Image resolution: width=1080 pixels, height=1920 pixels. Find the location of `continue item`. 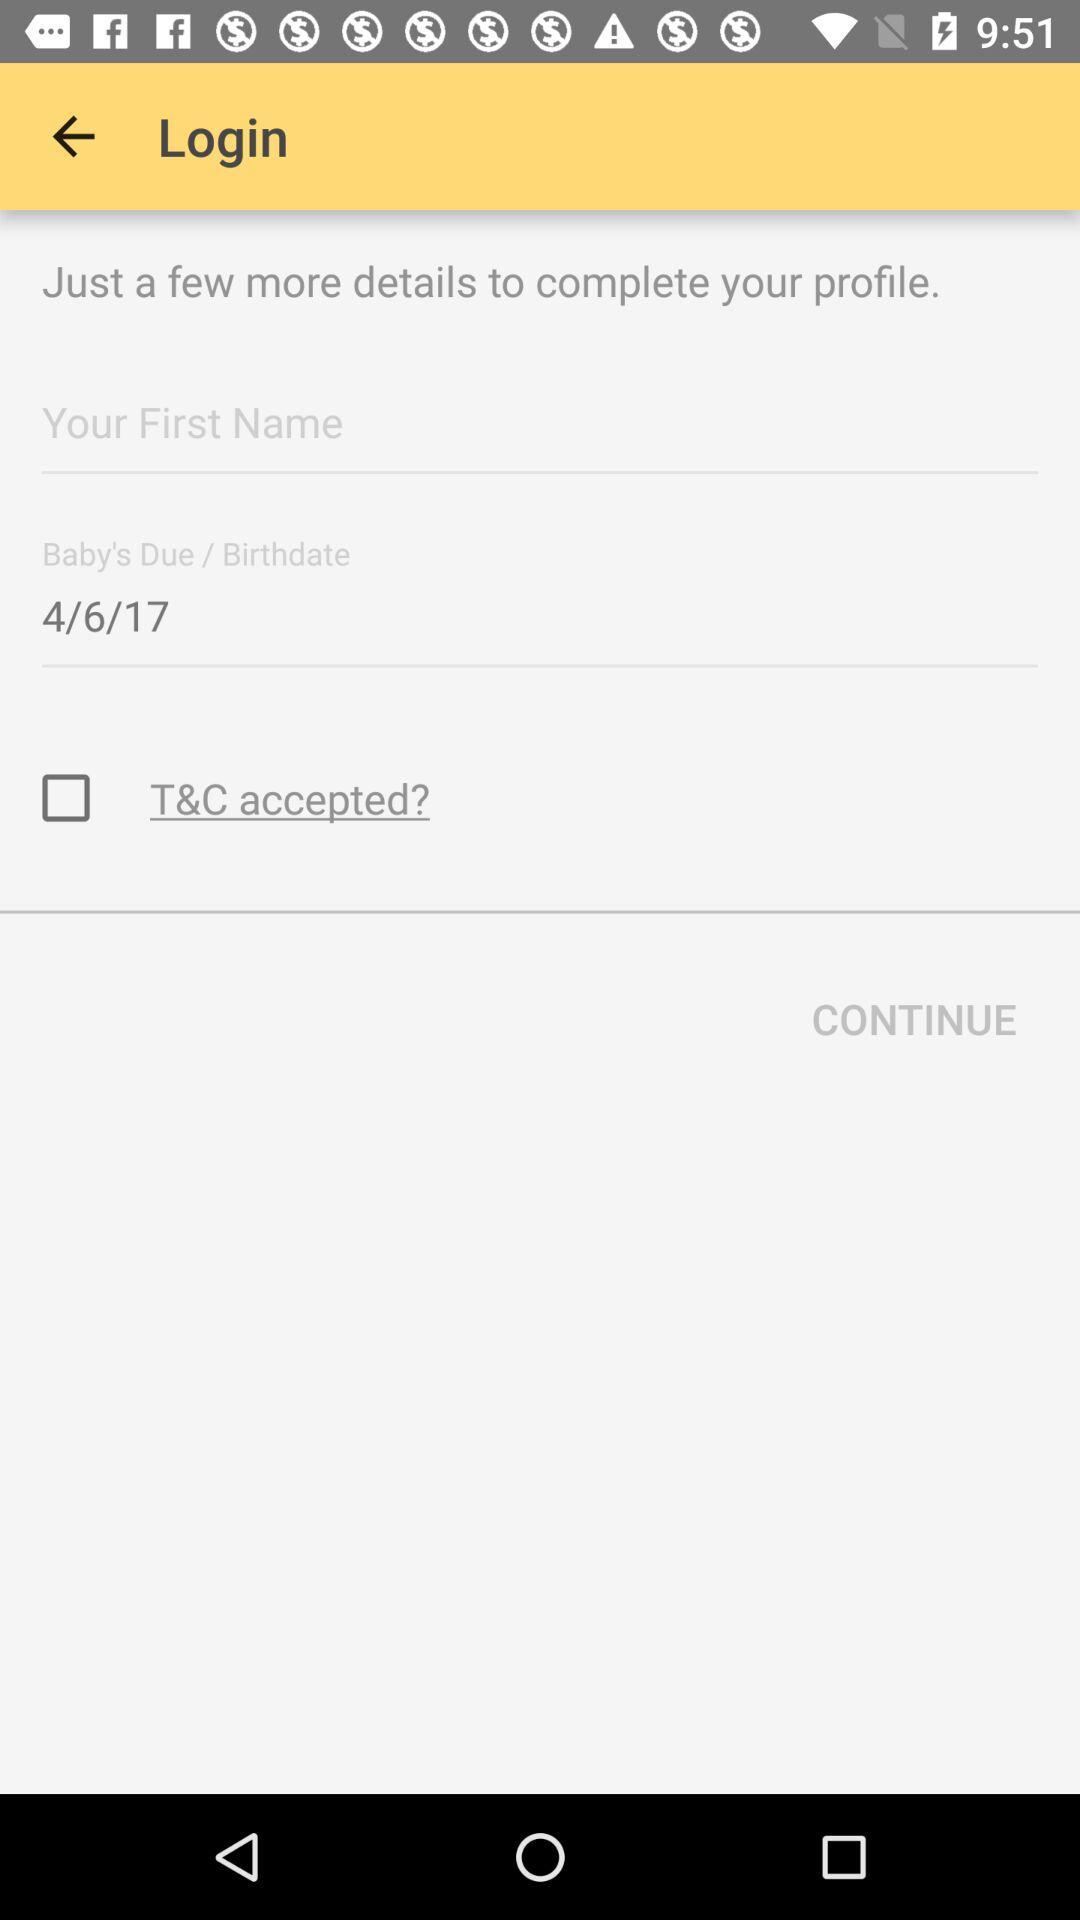

continue item is located at coordinates (914, 1018).